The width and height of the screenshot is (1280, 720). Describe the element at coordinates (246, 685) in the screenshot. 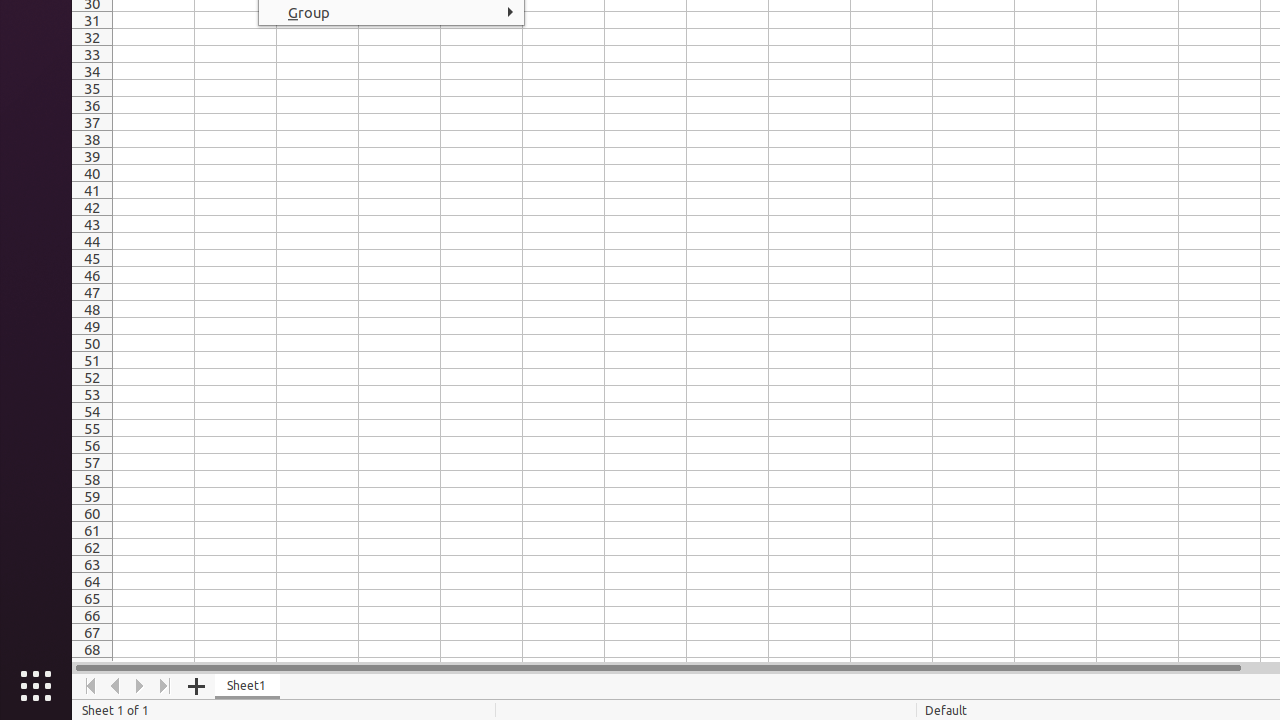

I see `'Sheet1'` at that location.